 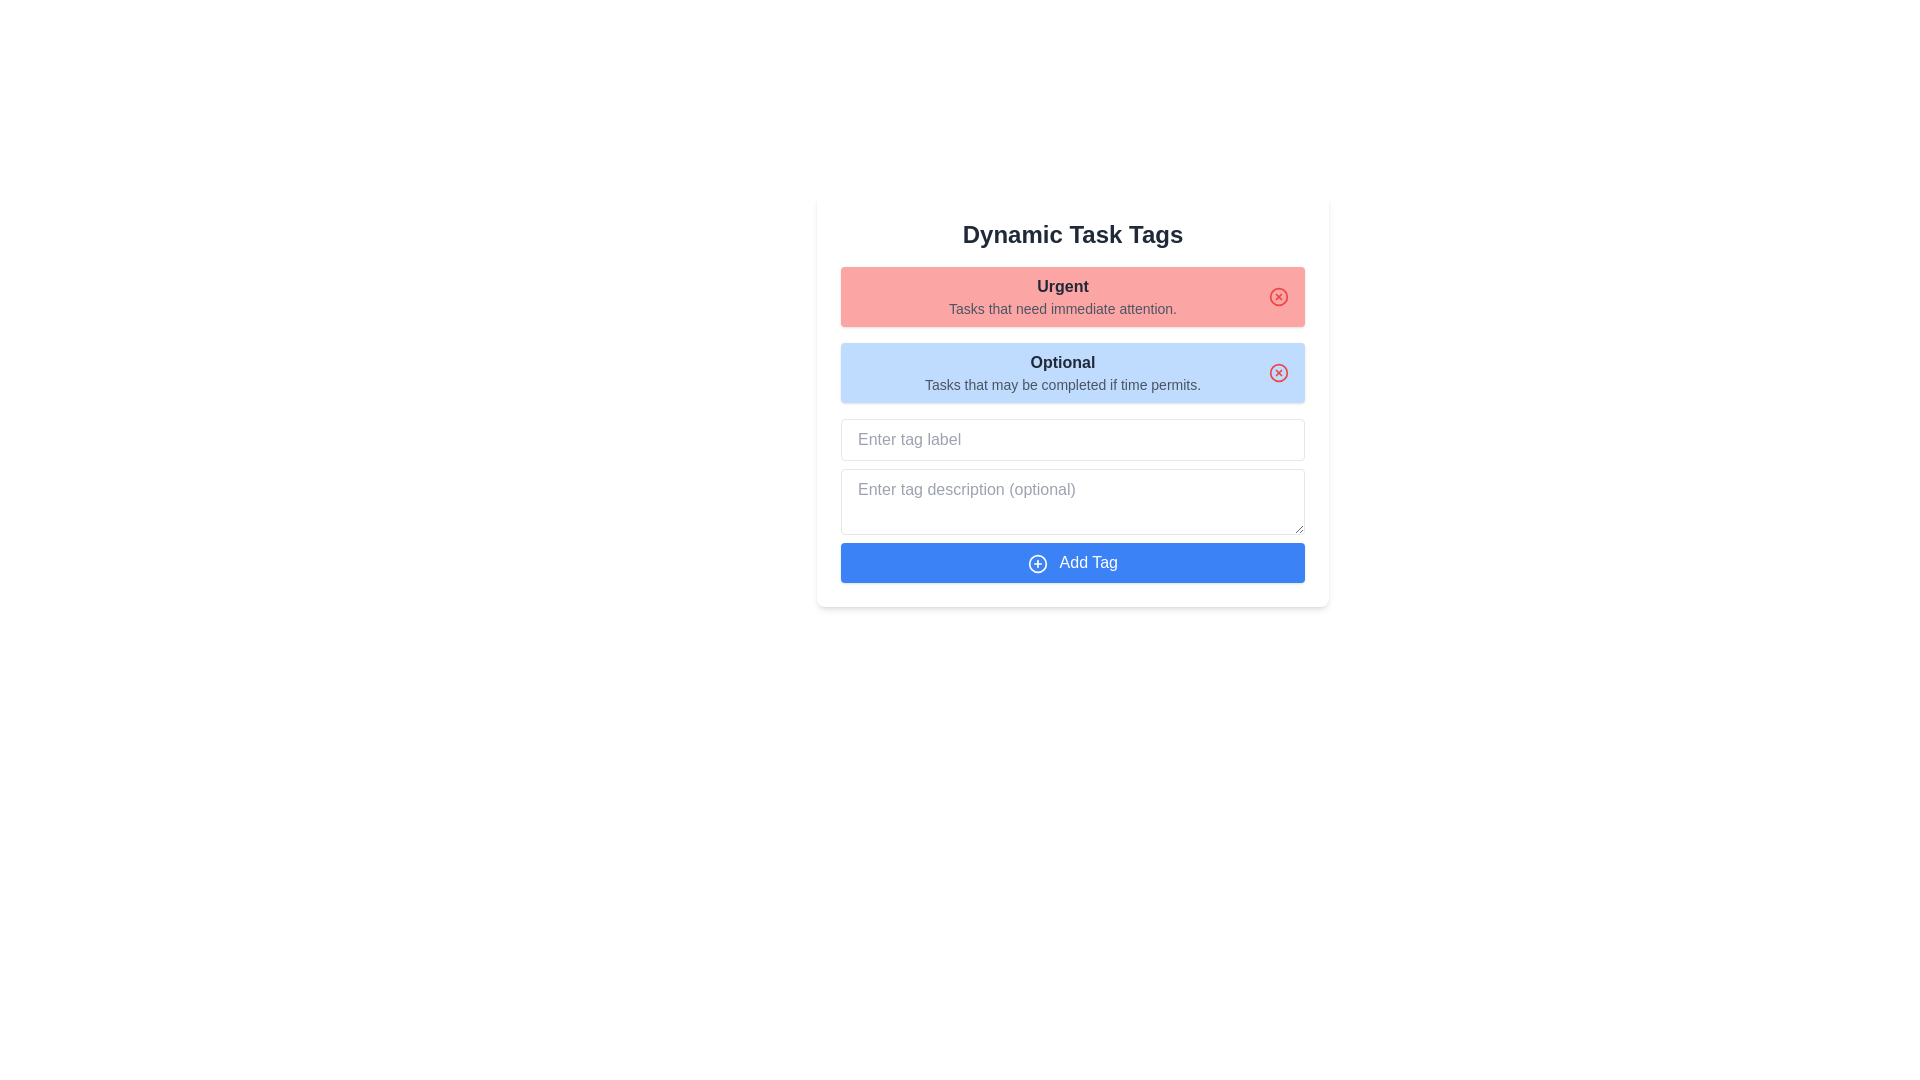 I want to click on the button located at the bottom of the 'Dynamic Task Tags' section, so click(x=1072, y=563).